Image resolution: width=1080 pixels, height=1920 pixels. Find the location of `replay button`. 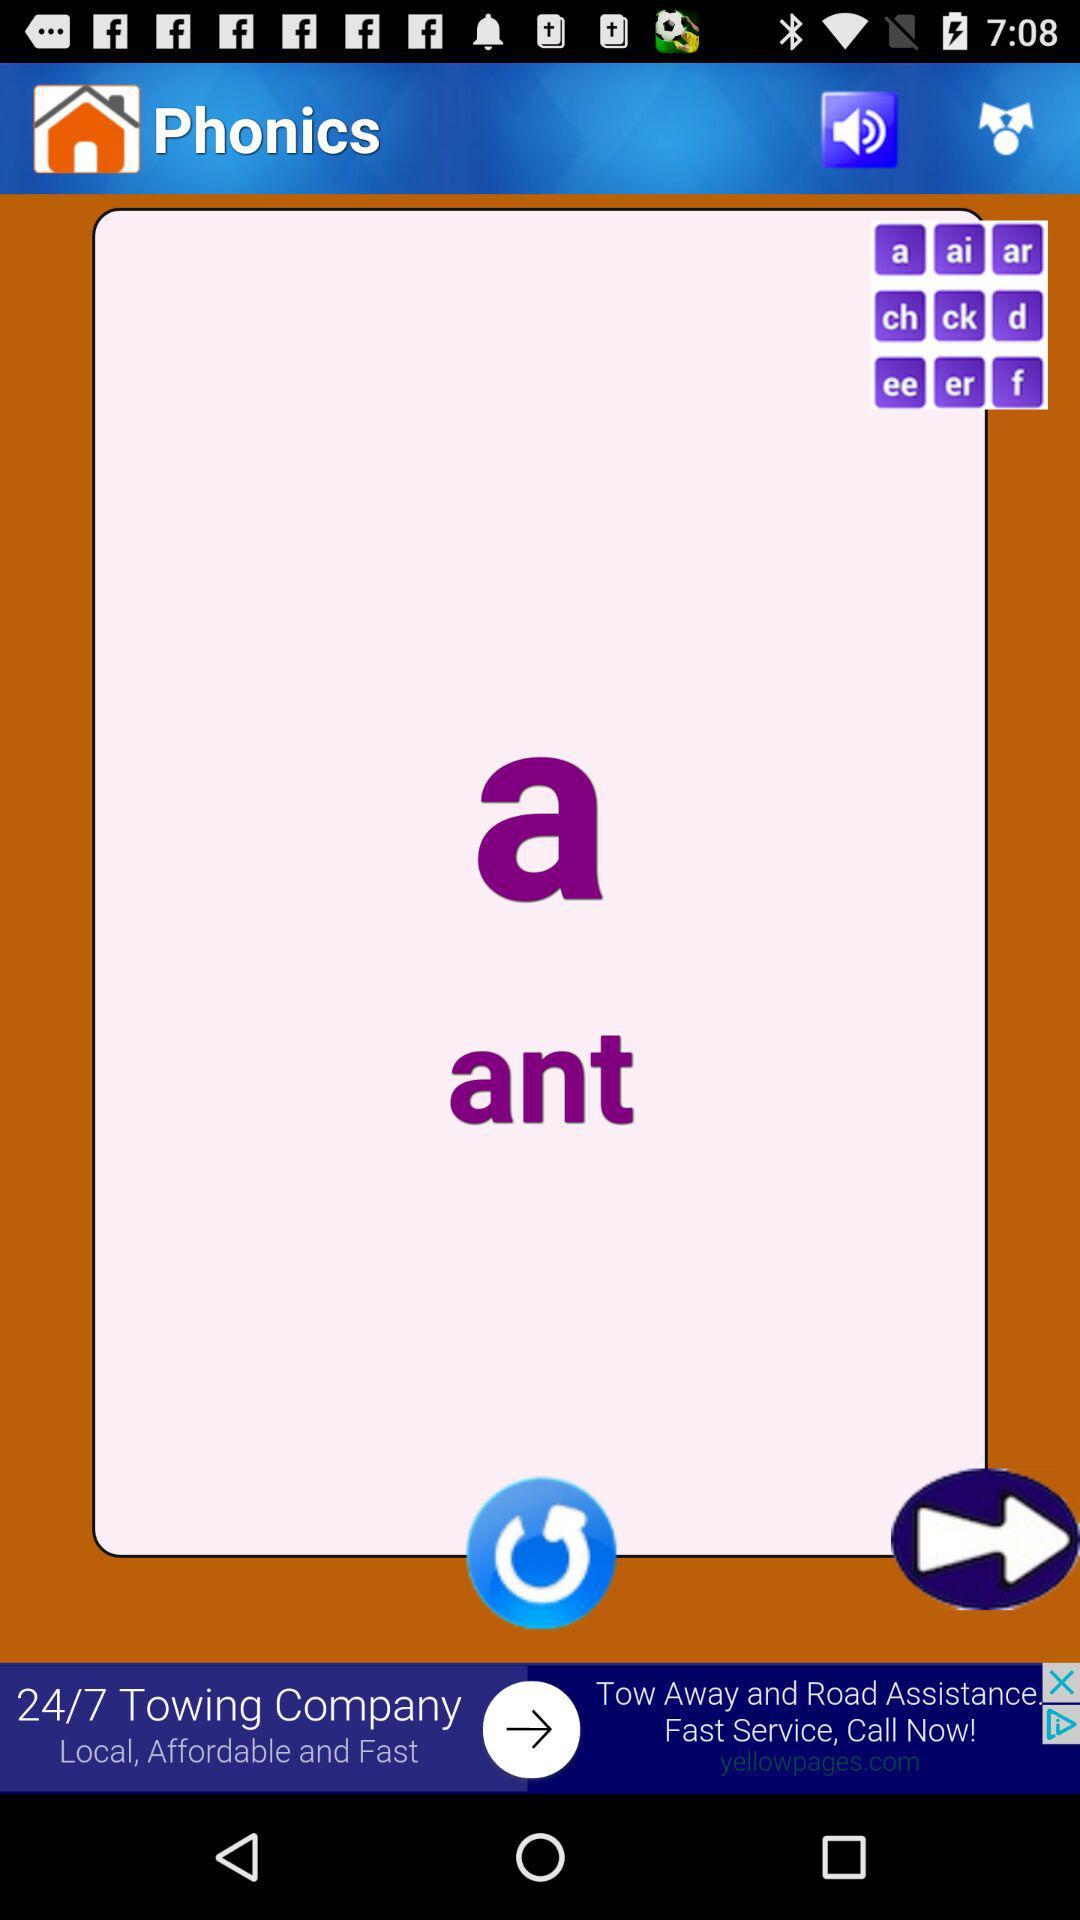

replay button is located at coordinates (540, 1551).